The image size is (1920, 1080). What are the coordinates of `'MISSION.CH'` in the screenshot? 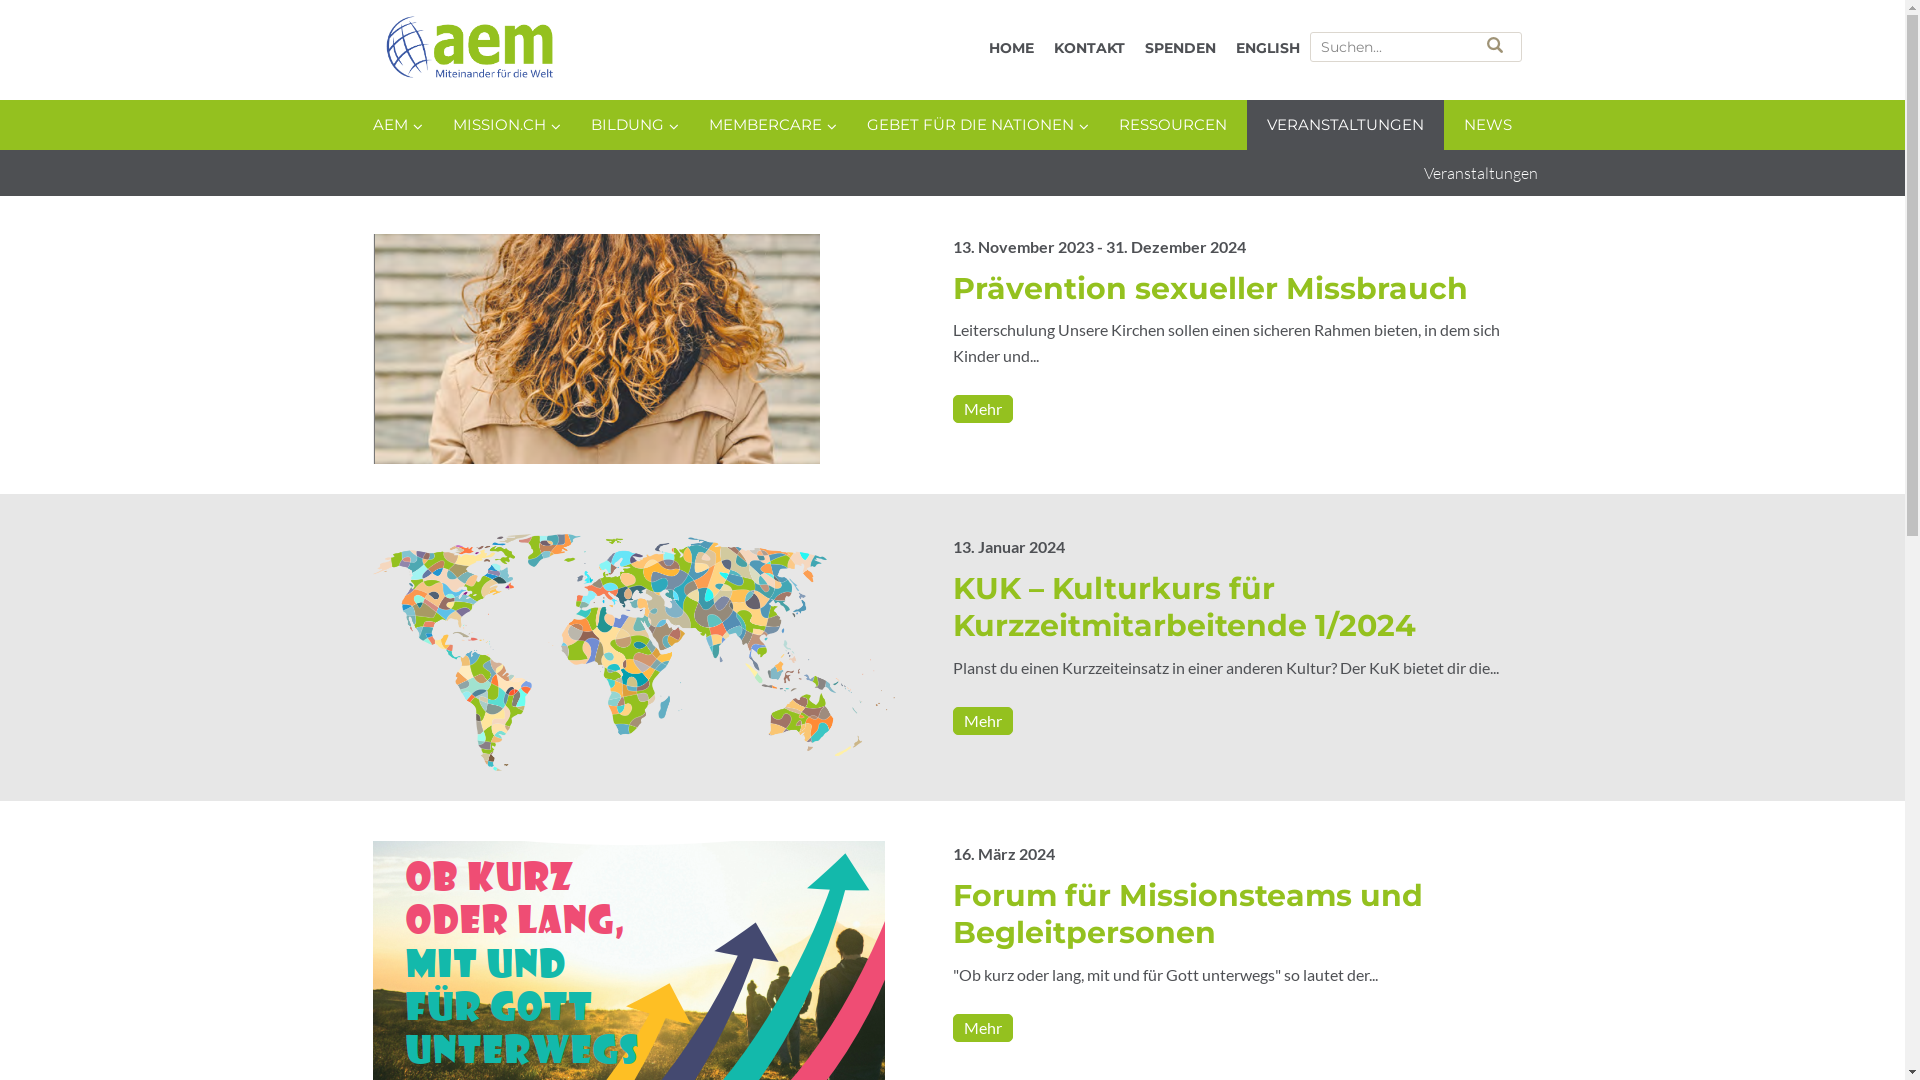 It's located at (500, 124).